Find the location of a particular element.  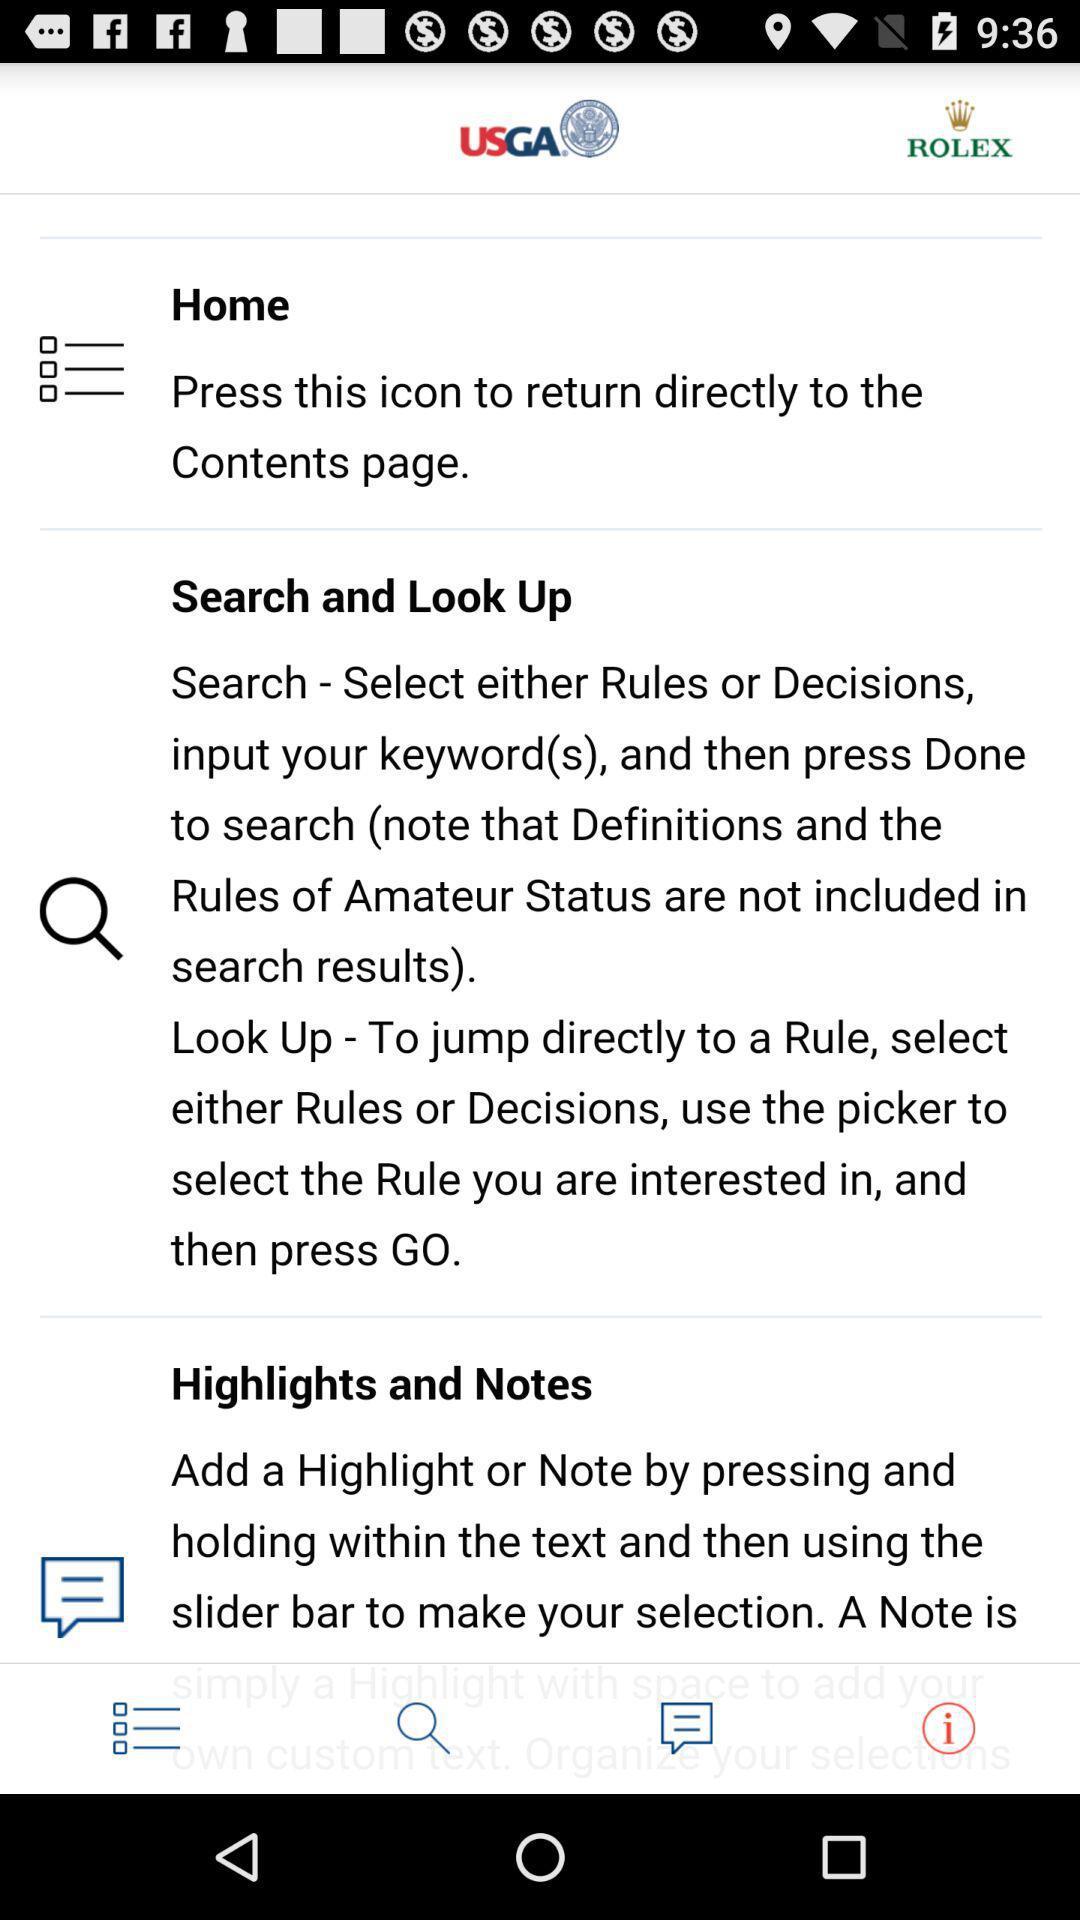

the list icon is located at coordinates (145, 1848).